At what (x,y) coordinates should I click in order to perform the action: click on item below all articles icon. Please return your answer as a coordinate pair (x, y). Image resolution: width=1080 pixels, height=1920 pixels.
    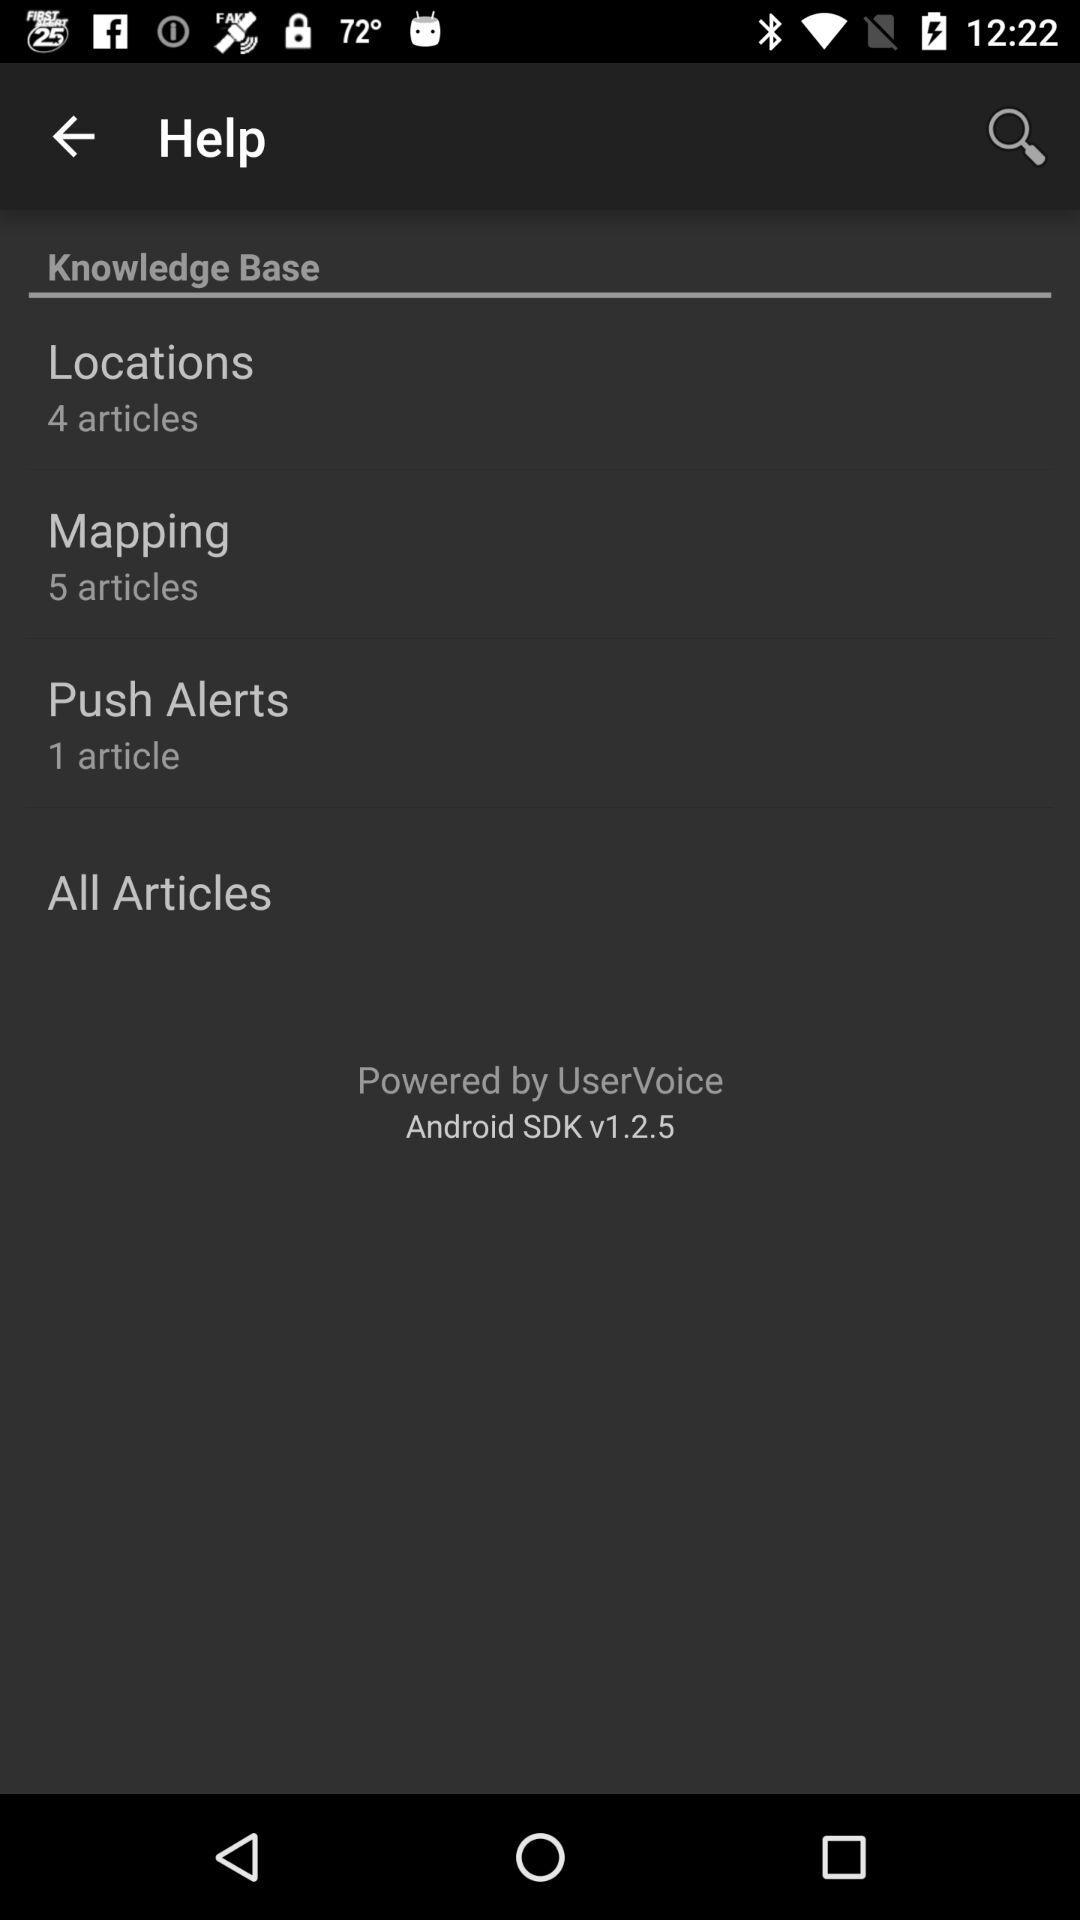
    Looking at the image, I should click on (540, 1078).